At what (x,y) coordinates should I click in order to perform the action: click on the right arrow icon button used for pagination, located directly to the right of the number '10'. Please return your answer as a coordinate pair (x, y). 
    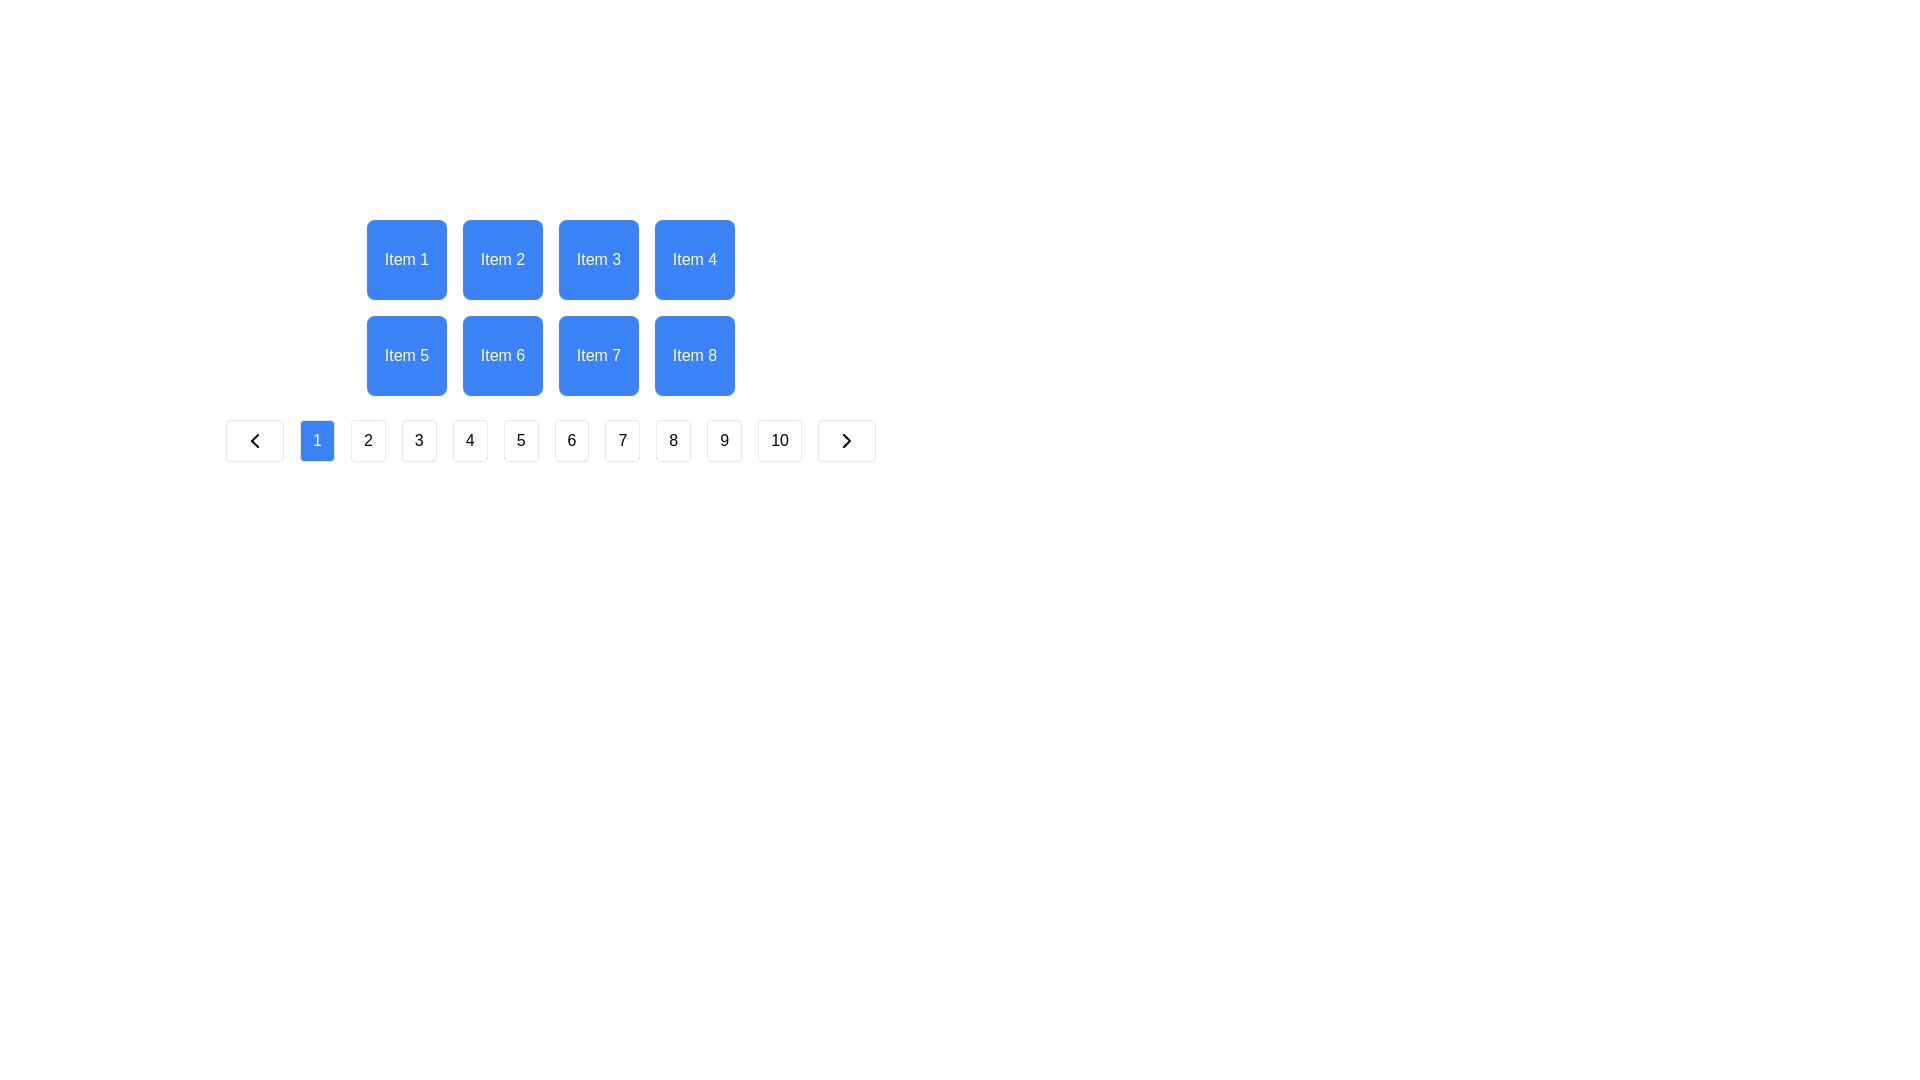
    Looking at the image, I should click on (846, 439).